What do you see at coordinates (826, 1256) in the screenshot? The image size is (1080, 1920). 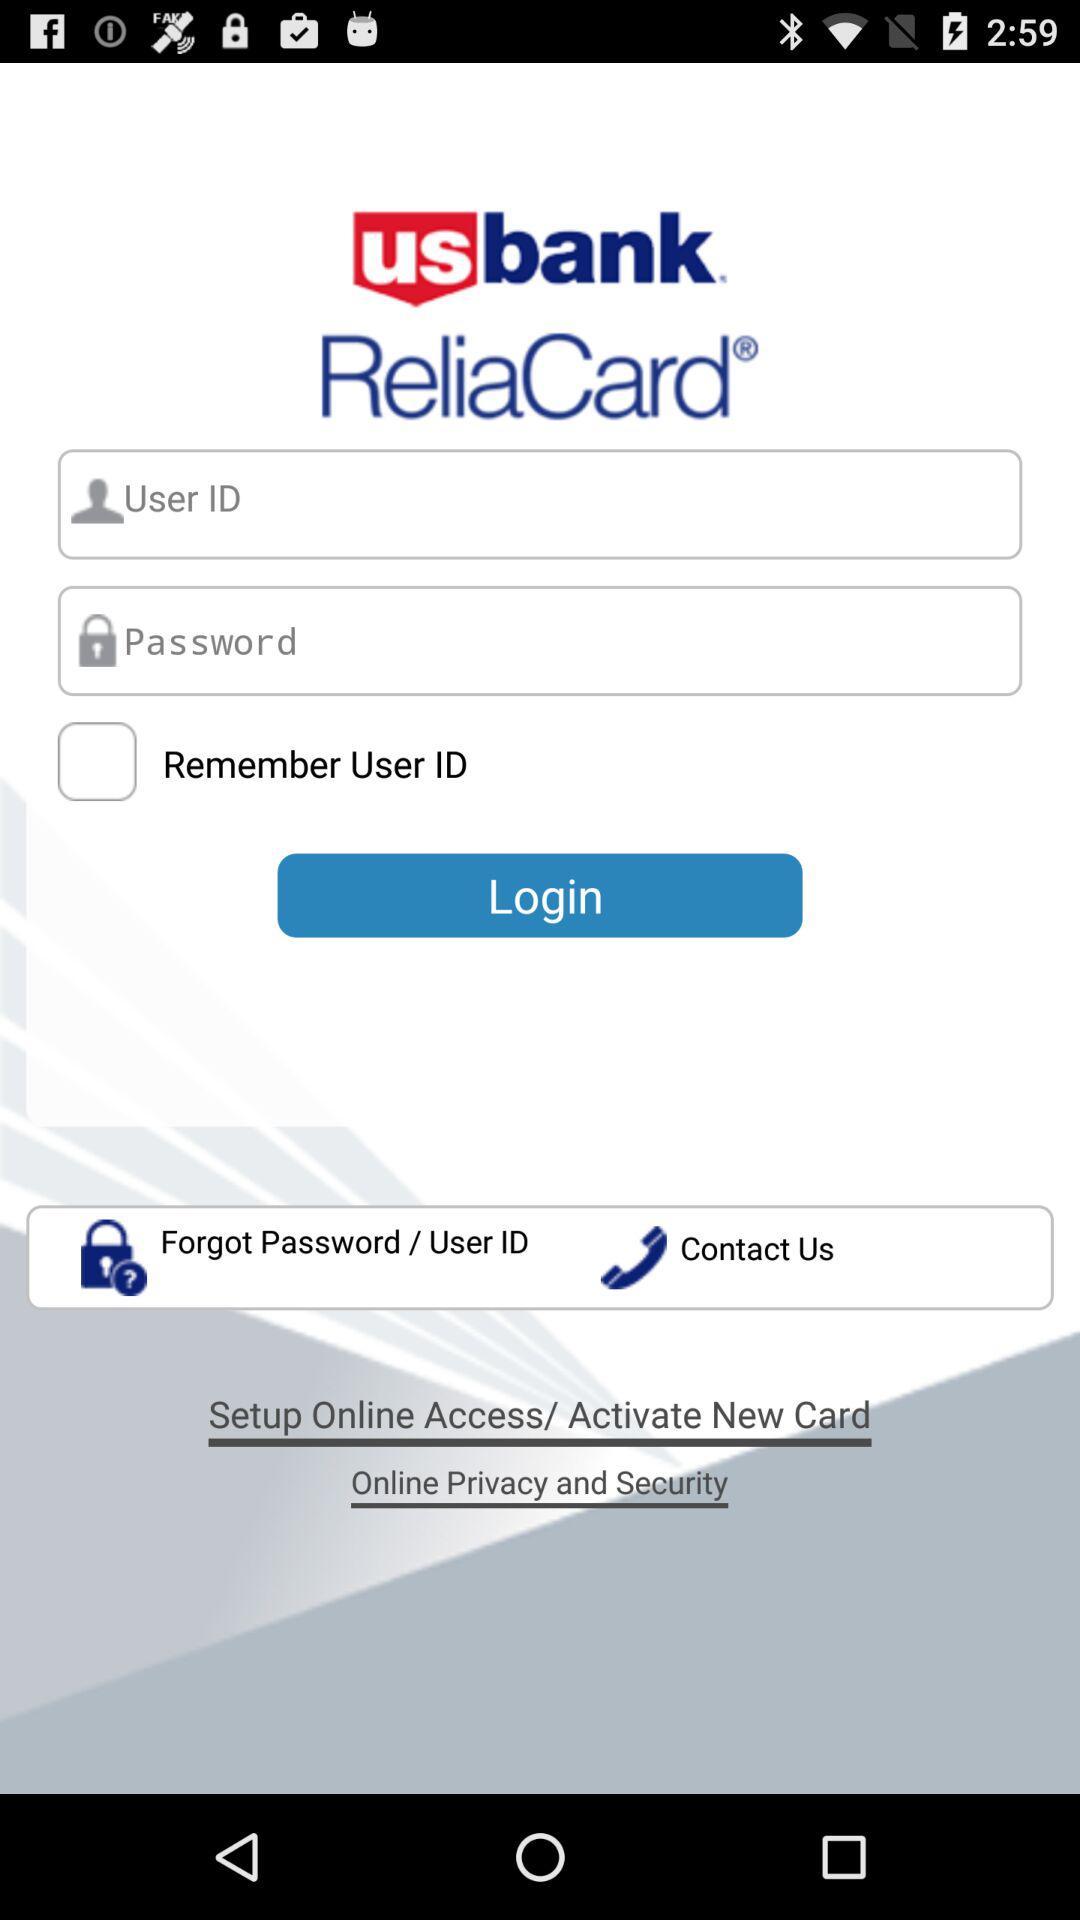 I see `item above setup online access app` at bounding box center [826, 1256].